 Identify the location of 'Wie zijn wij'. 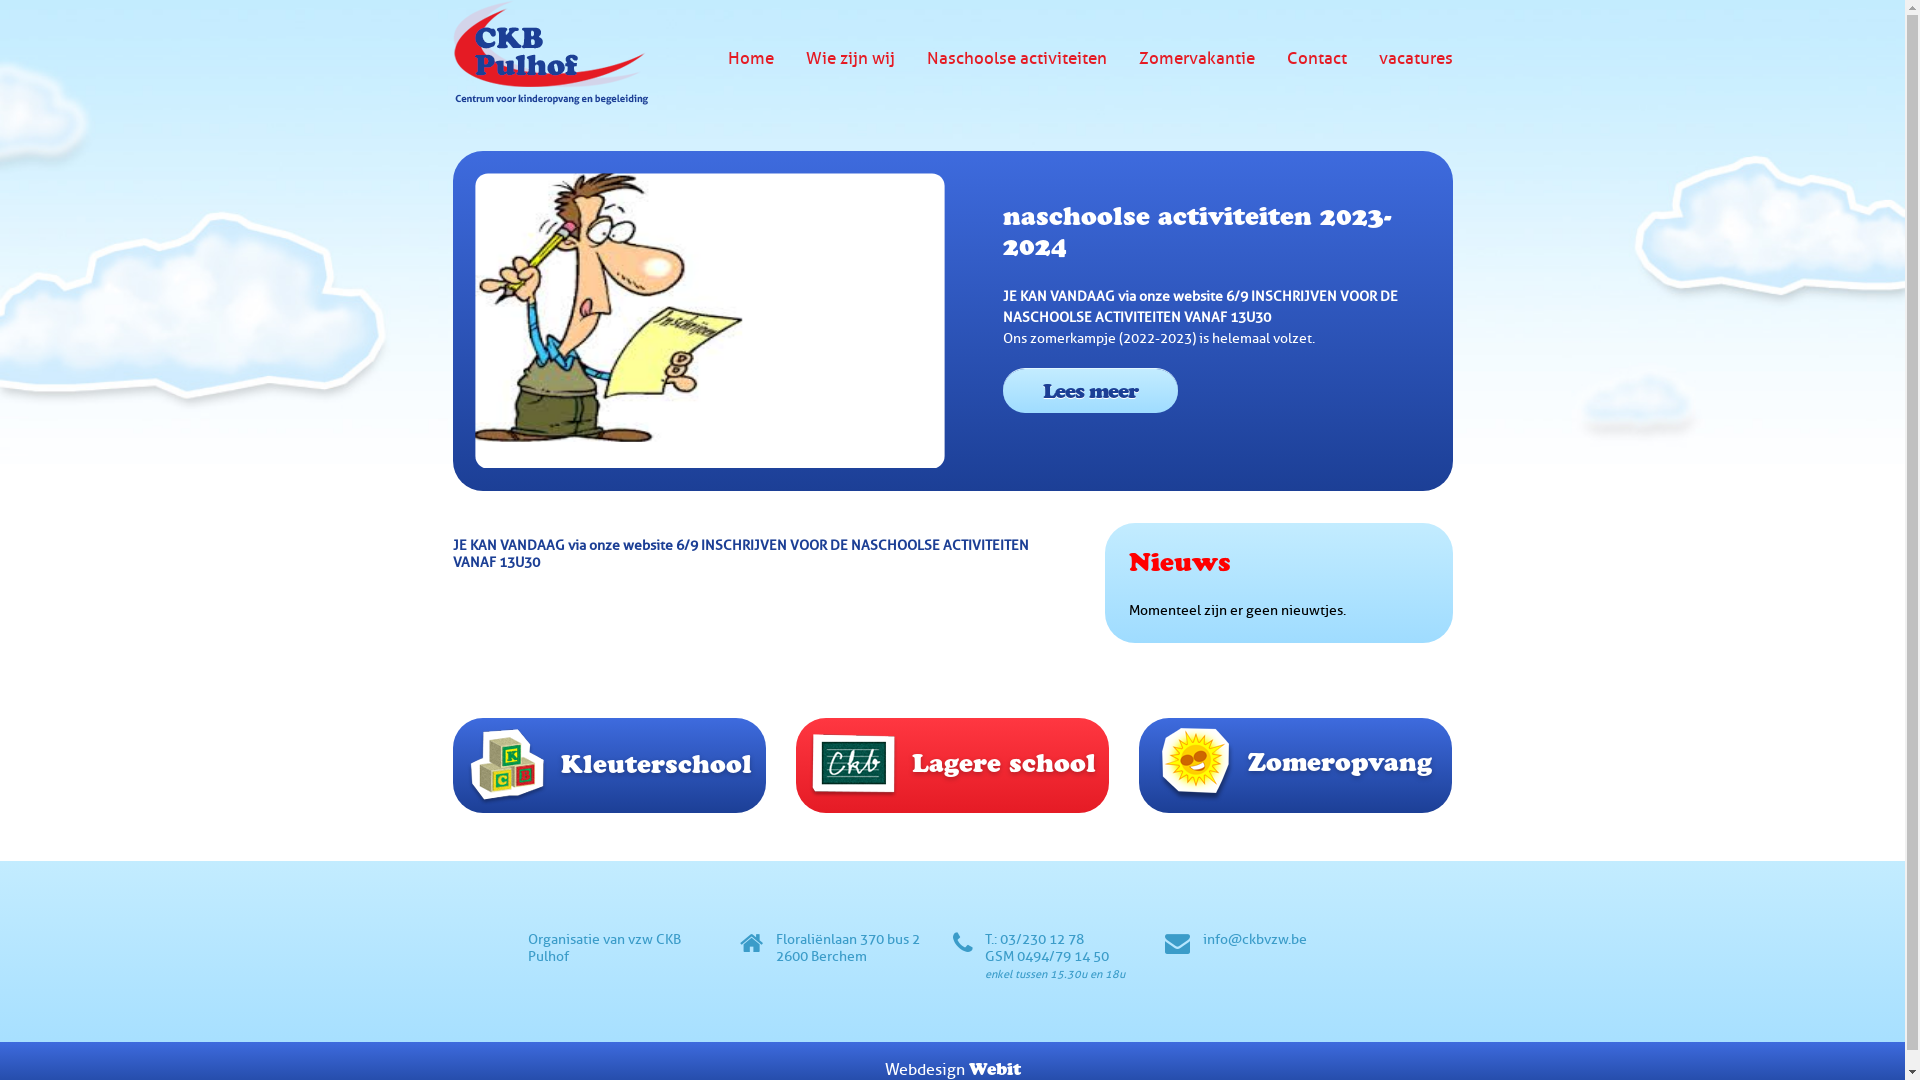
(850, 57).